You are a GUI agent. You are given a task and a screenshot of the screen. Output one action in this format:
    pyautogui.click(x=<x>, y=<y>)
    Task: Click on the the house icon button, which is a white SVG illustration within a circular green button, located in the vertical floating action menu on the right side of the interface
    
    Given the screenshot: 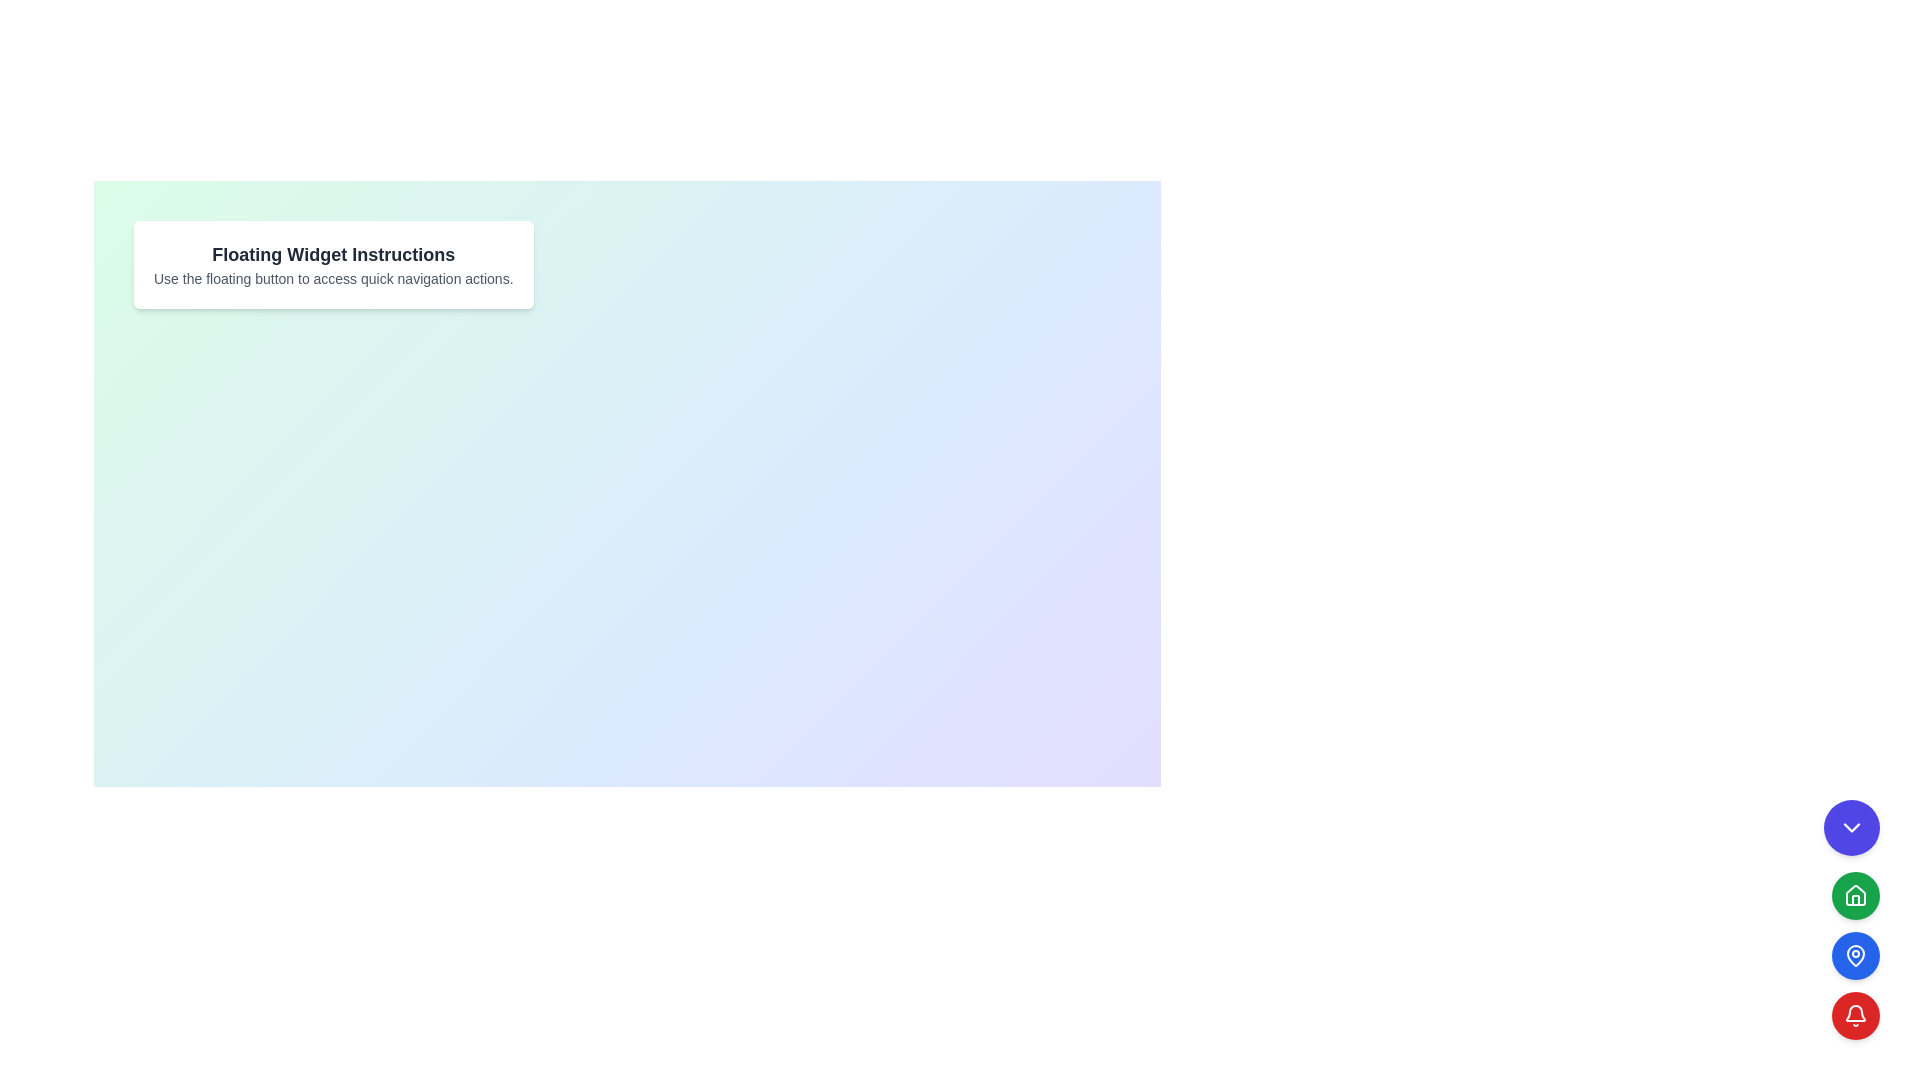 What is the action you would take?
    pyautogui.click(x=1855, y=894)
    